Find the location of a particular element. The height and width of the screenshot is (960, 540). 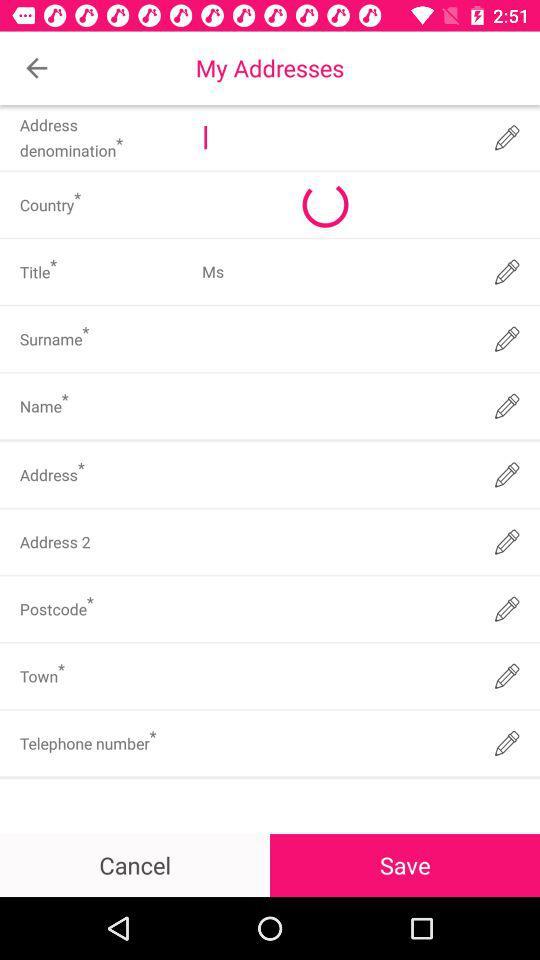

insert telephone number is located at coordinates (335, 742).